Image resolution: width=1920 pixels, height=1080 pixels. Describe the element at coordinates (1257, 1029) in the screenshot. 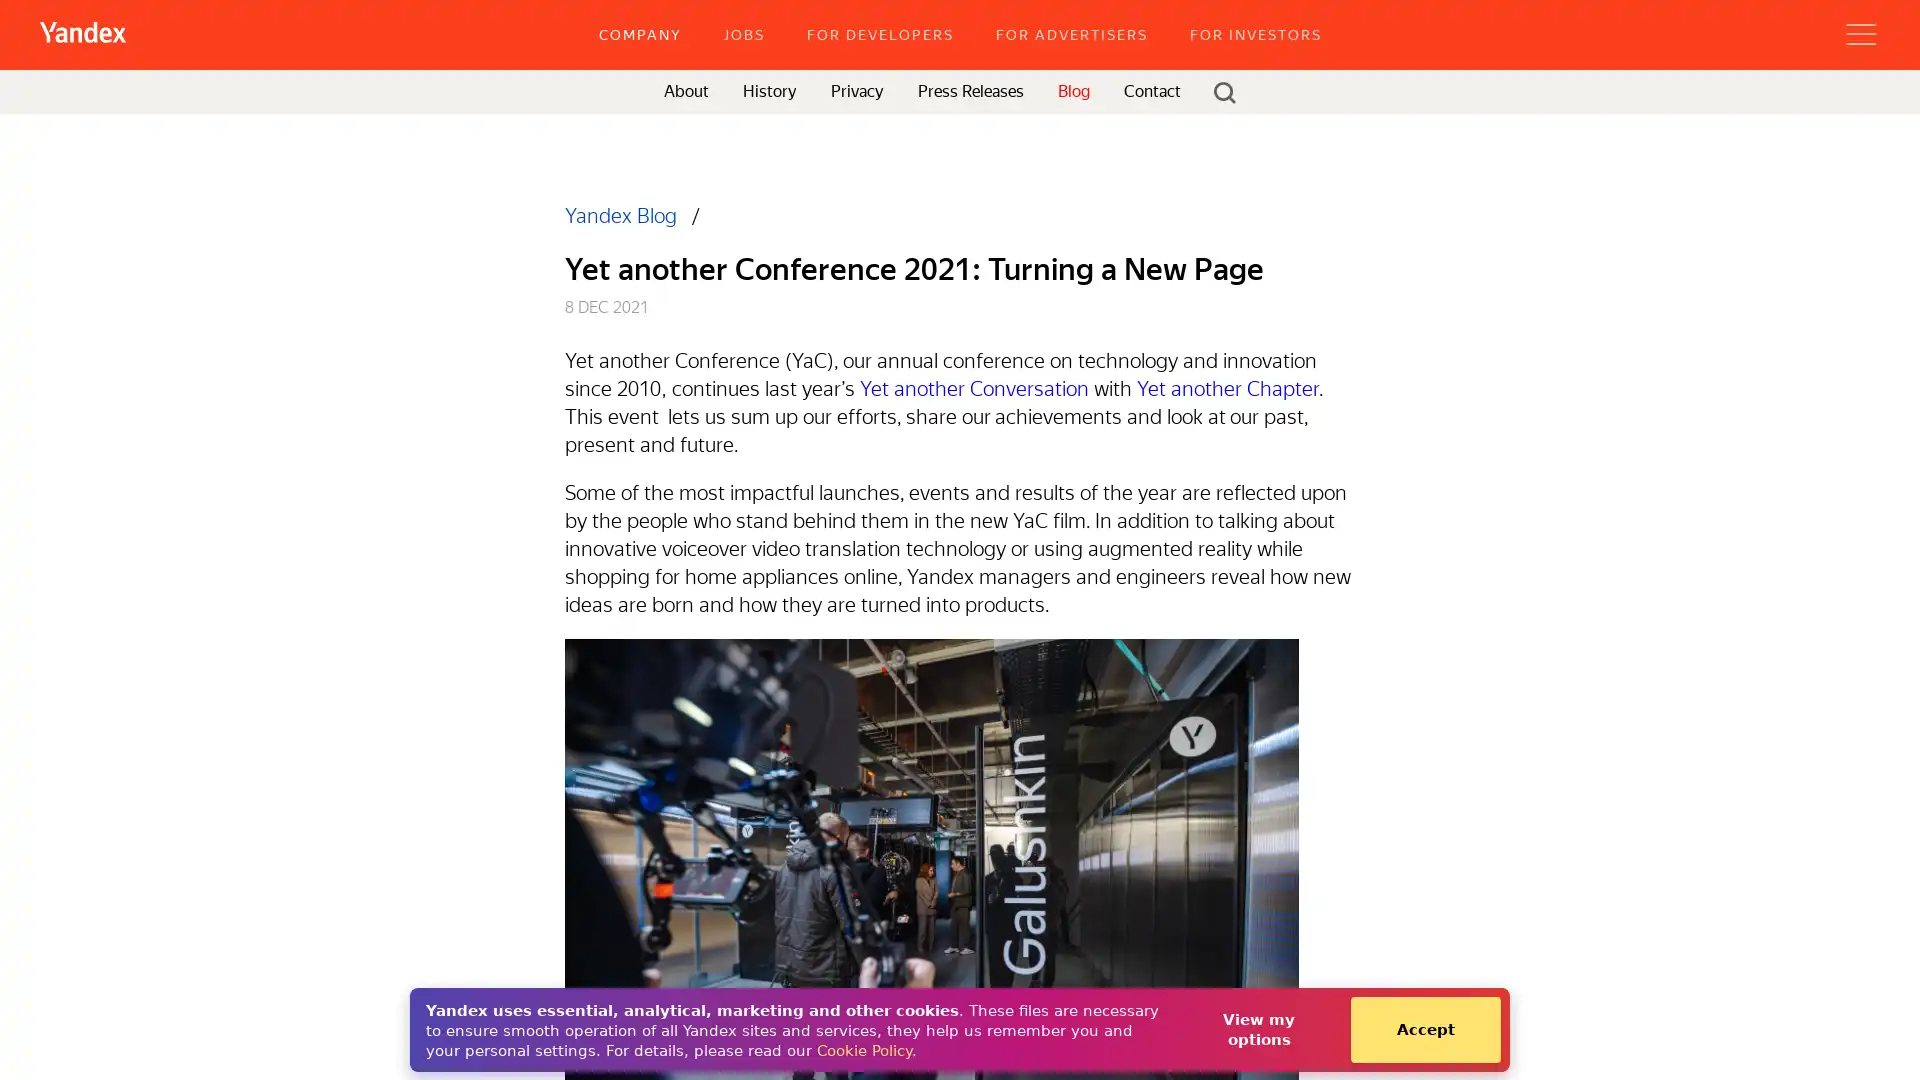

I see `View my options` at that location.